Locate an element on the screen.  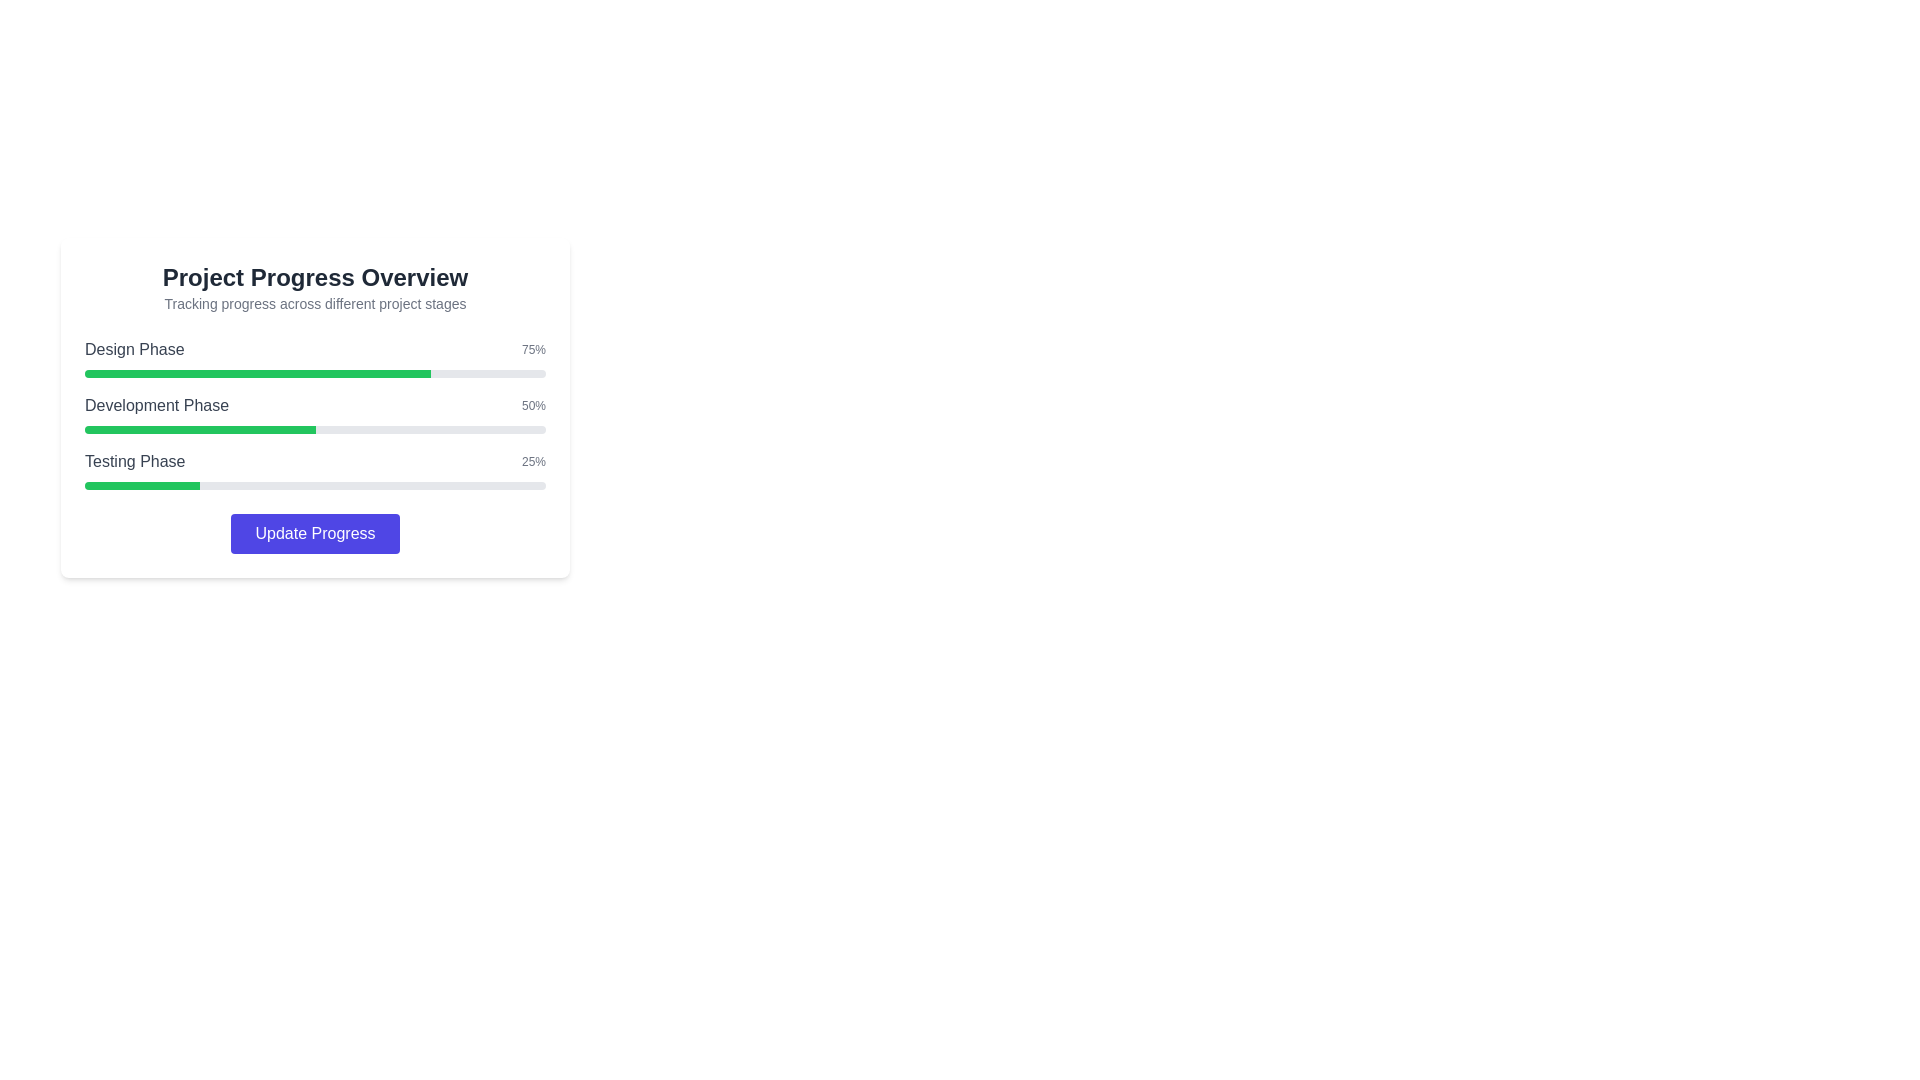
the Progress Bar indicating 75% completion in the 'Design Phase' under 'Project Progress Overview' is located at coordinates (314, 357).